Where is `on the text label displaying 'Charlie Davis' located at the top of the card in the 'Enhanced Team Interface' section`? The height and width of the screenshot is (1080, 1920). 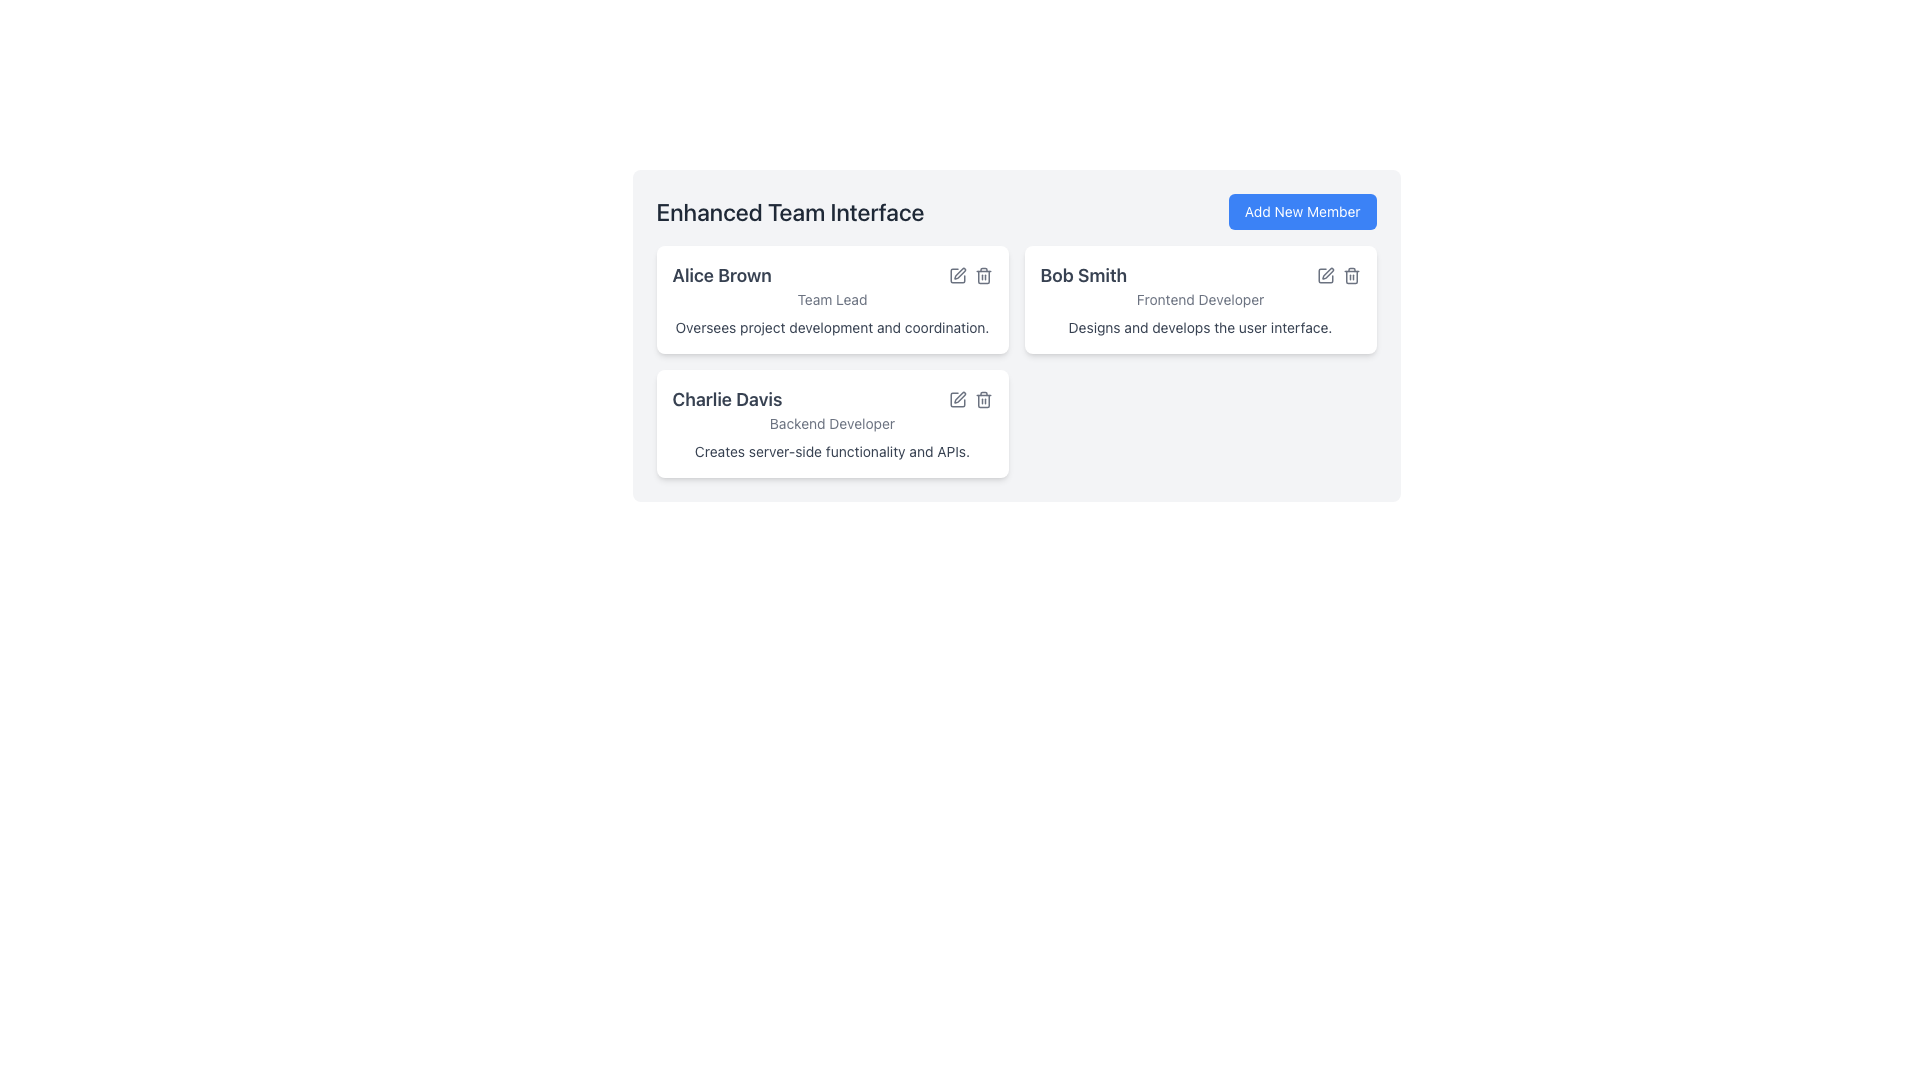
on the text label displaying 'Charlie Davis' located at the top of the card in the 'Enhanced Team Interface' section is located at coordinates (726, 400).